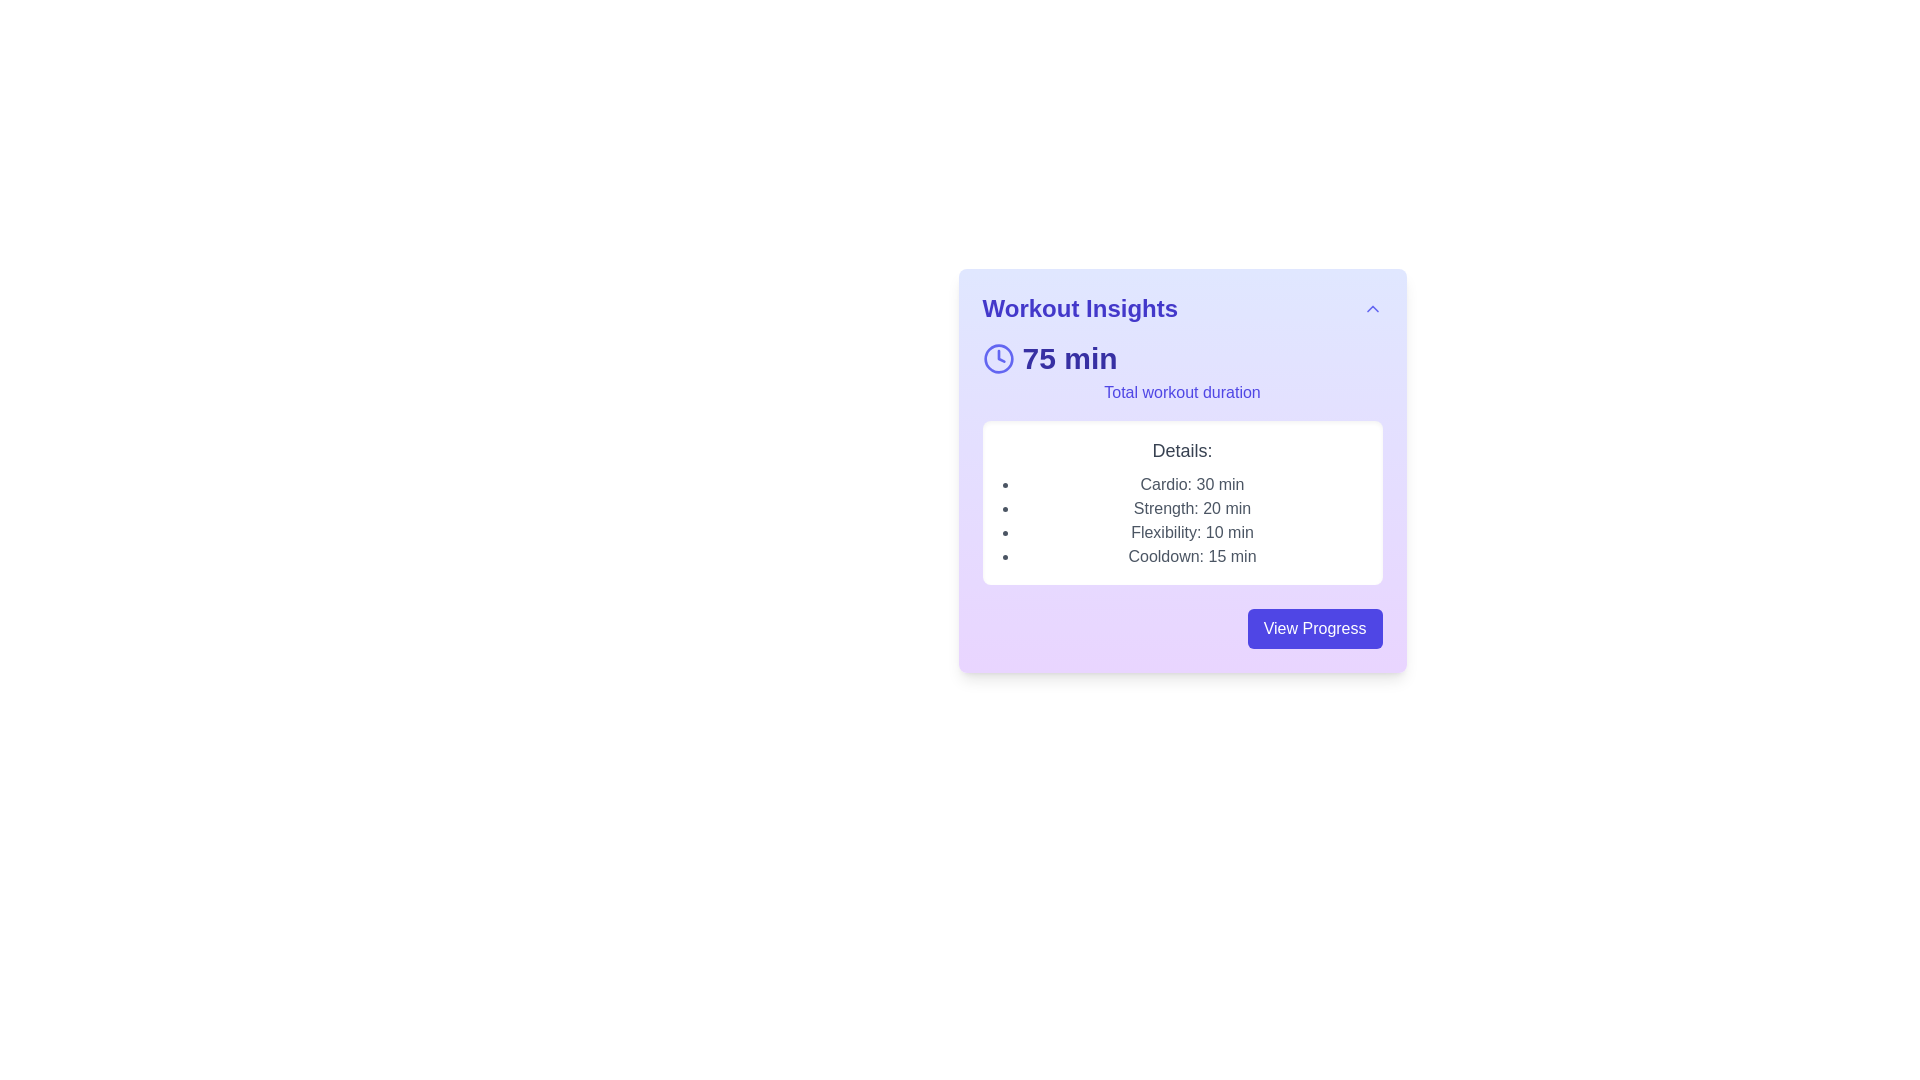  I want to click on the Information Panel which contains the heading 'Details:' and a list of workout activities, positioned centrally within the 'Workout Insights' card, so click(1182, 501).